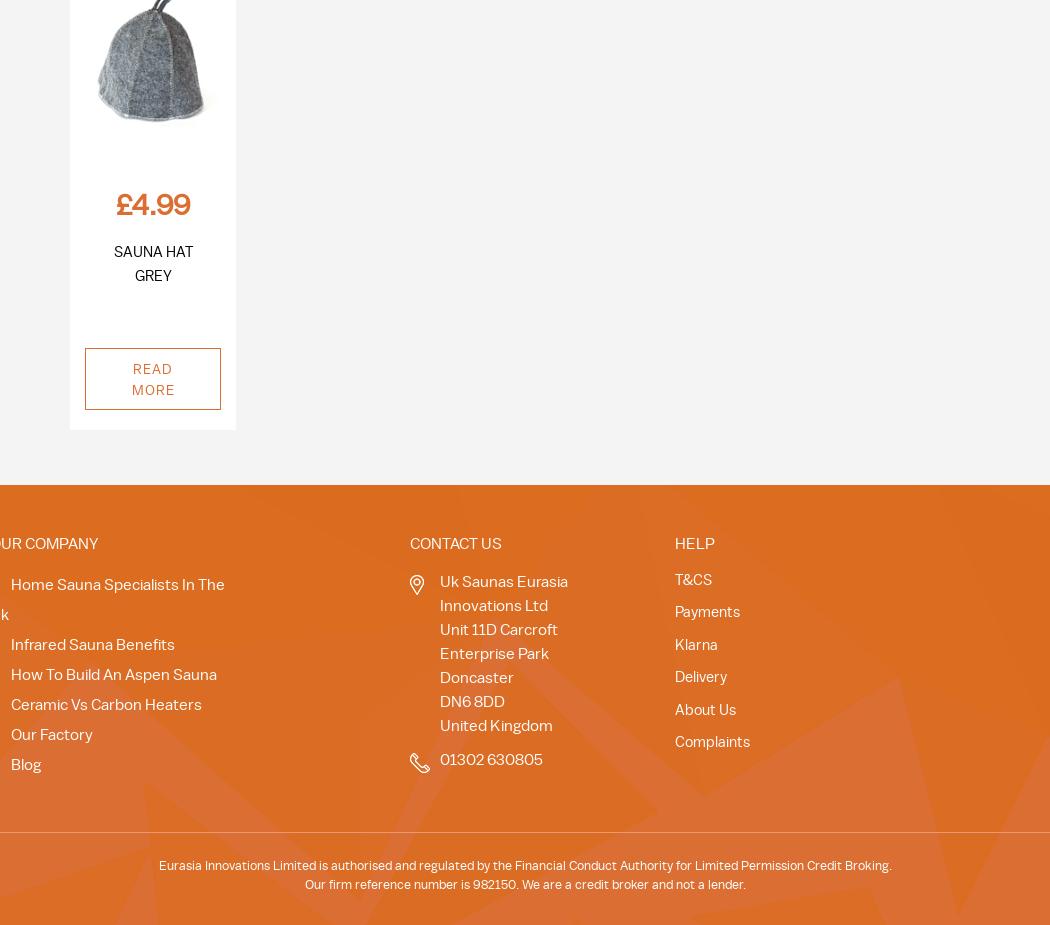 This screenshot has height=925, width=1050. What do you see at coordinates (93, 643) in the screenshot?
I see `'Infrared Sauna Benefits'` at bounding box center [93, 643].